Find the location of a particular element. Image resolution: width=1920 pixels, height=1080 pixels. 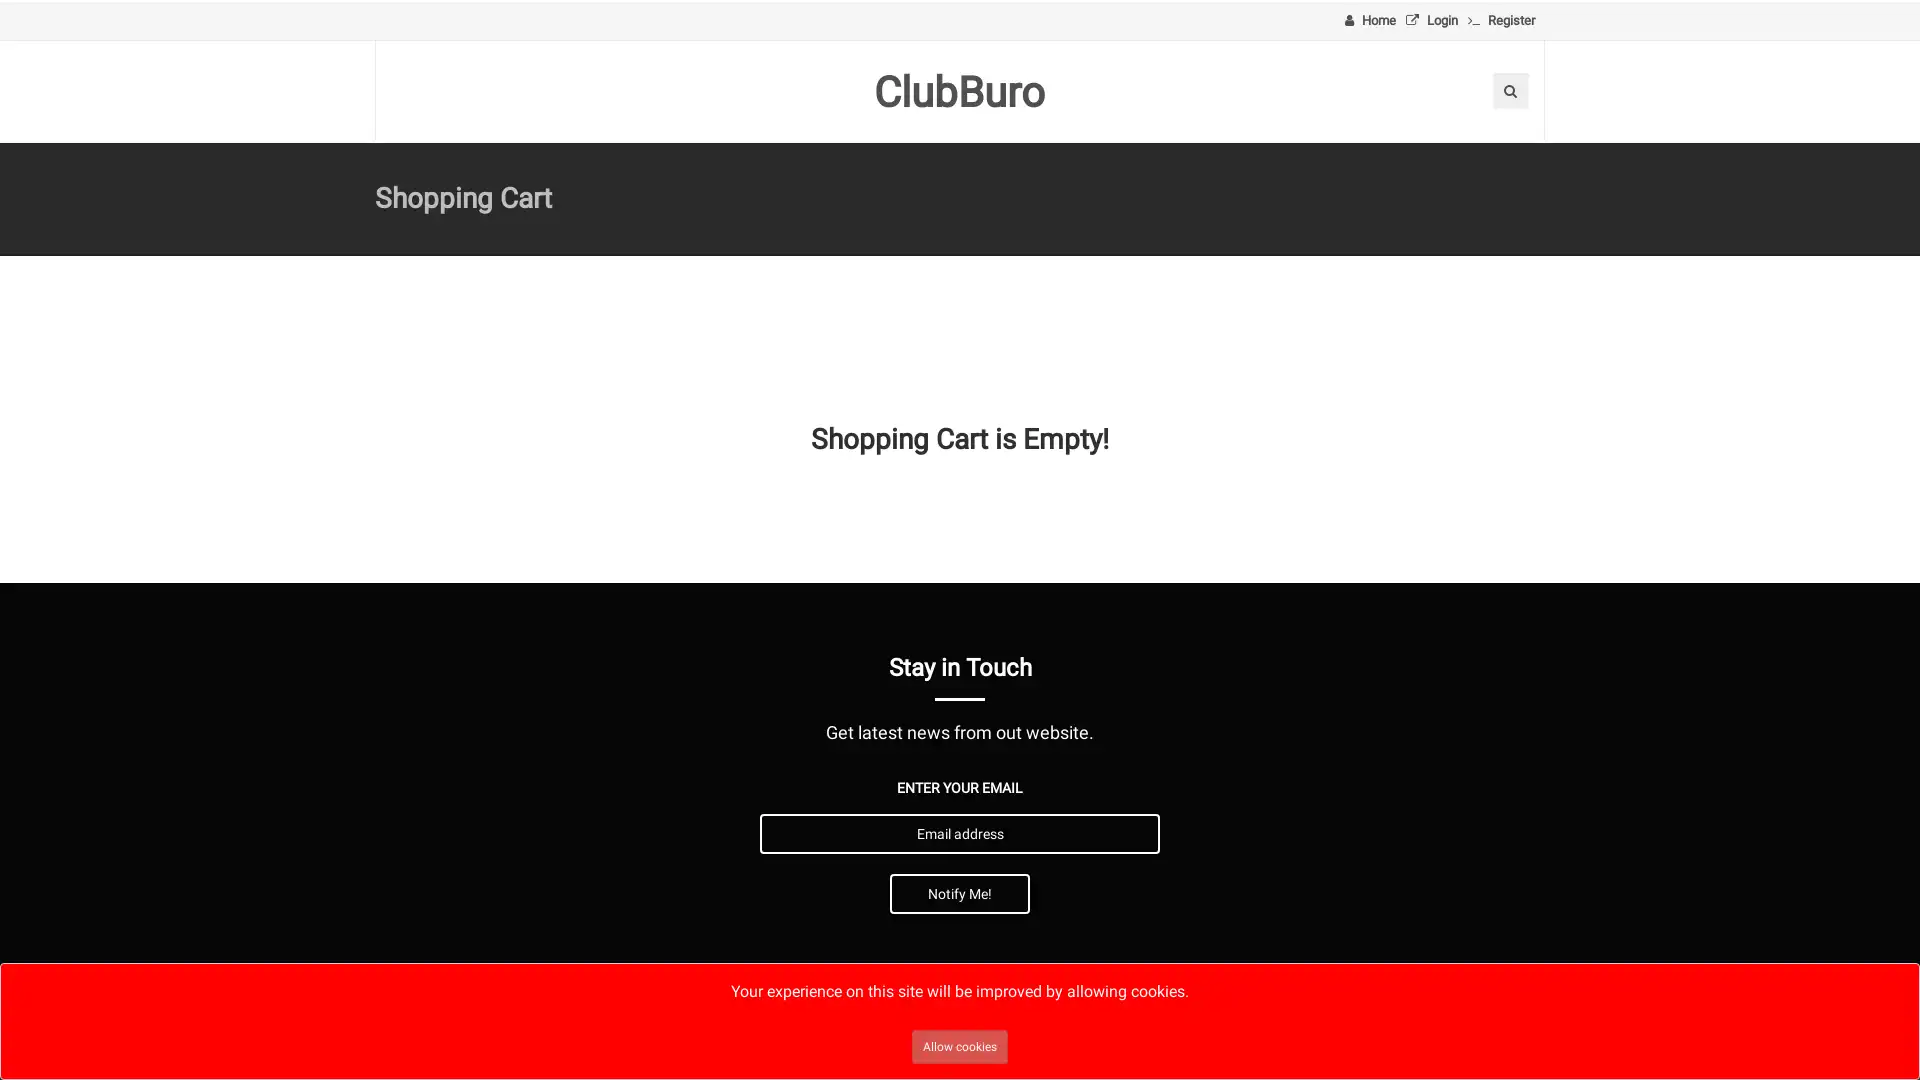

Allow cookies is located at coordinates (960, 1045).